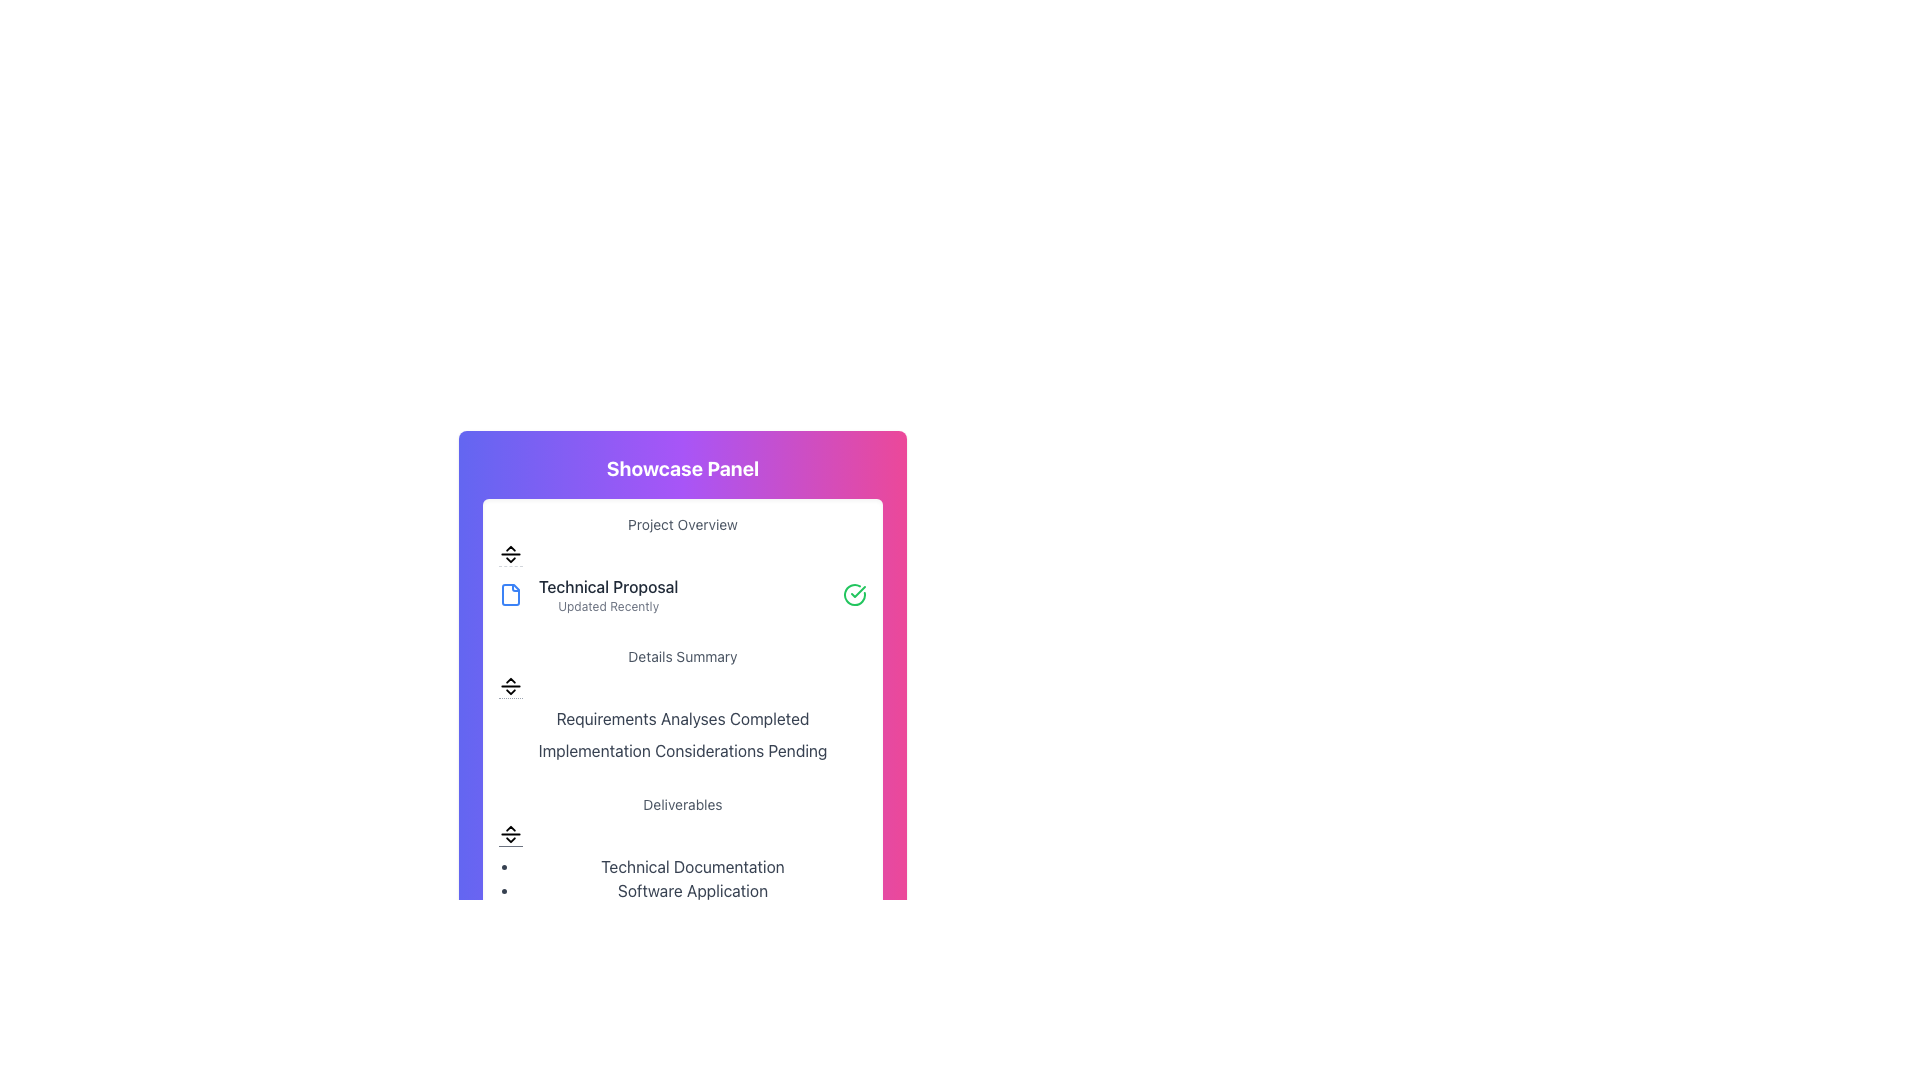  I want to click on text displayed in the summary section that indicates the progress or state of certain tasks, located between the 'Technical Proposal' and 'Deliverables' groups, so click(682, 704).